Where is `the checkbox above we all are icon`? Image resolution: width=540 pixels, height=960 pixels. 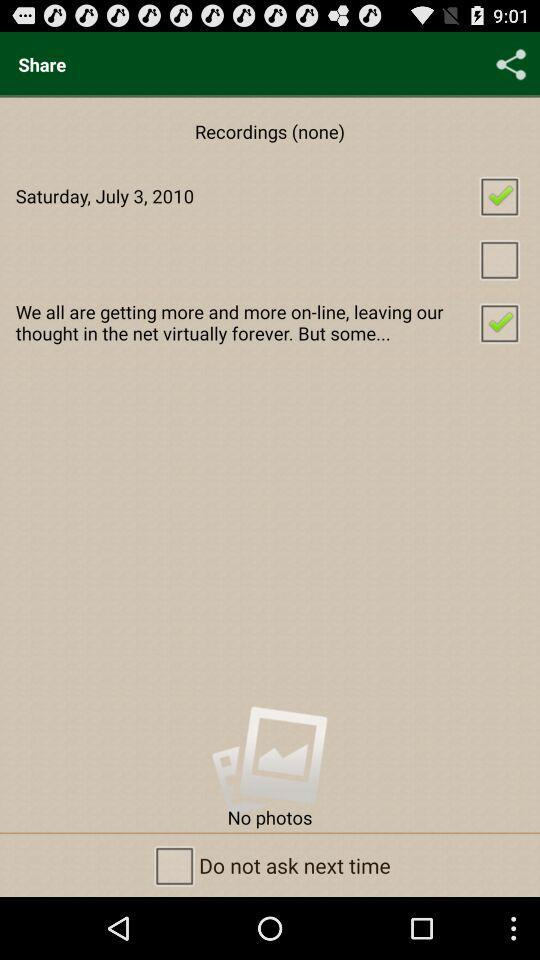 the checkbox above we all are icon is located at coordinates (270, 258).